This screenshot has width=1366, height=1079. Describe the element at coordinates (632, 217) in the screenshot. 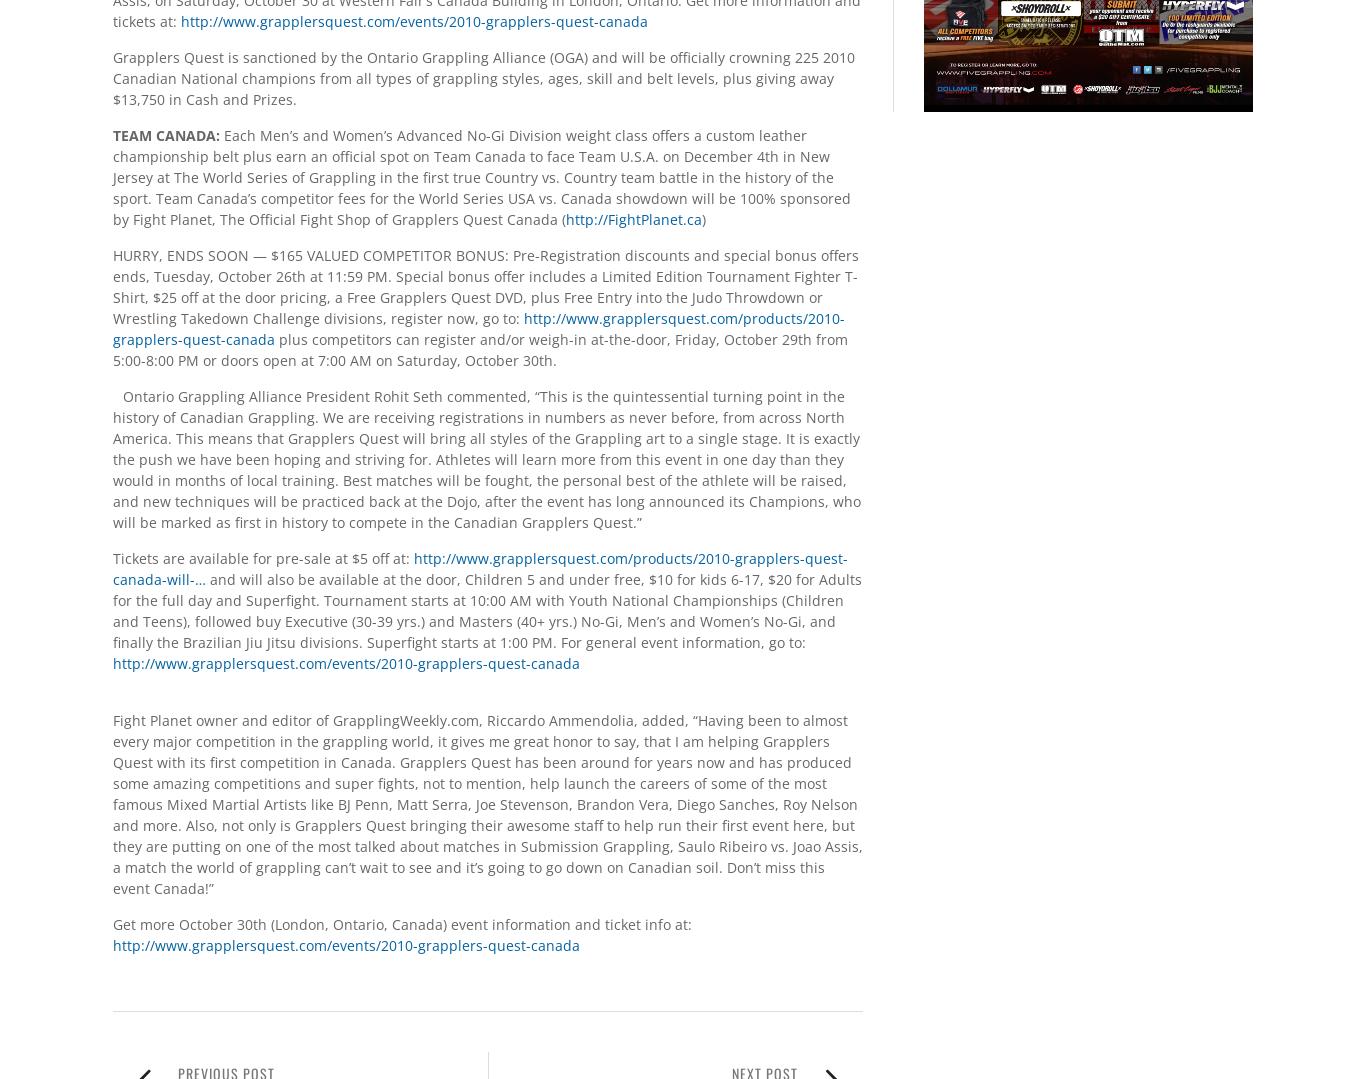

I see `'http://FightPlanet.ca'` at that location.